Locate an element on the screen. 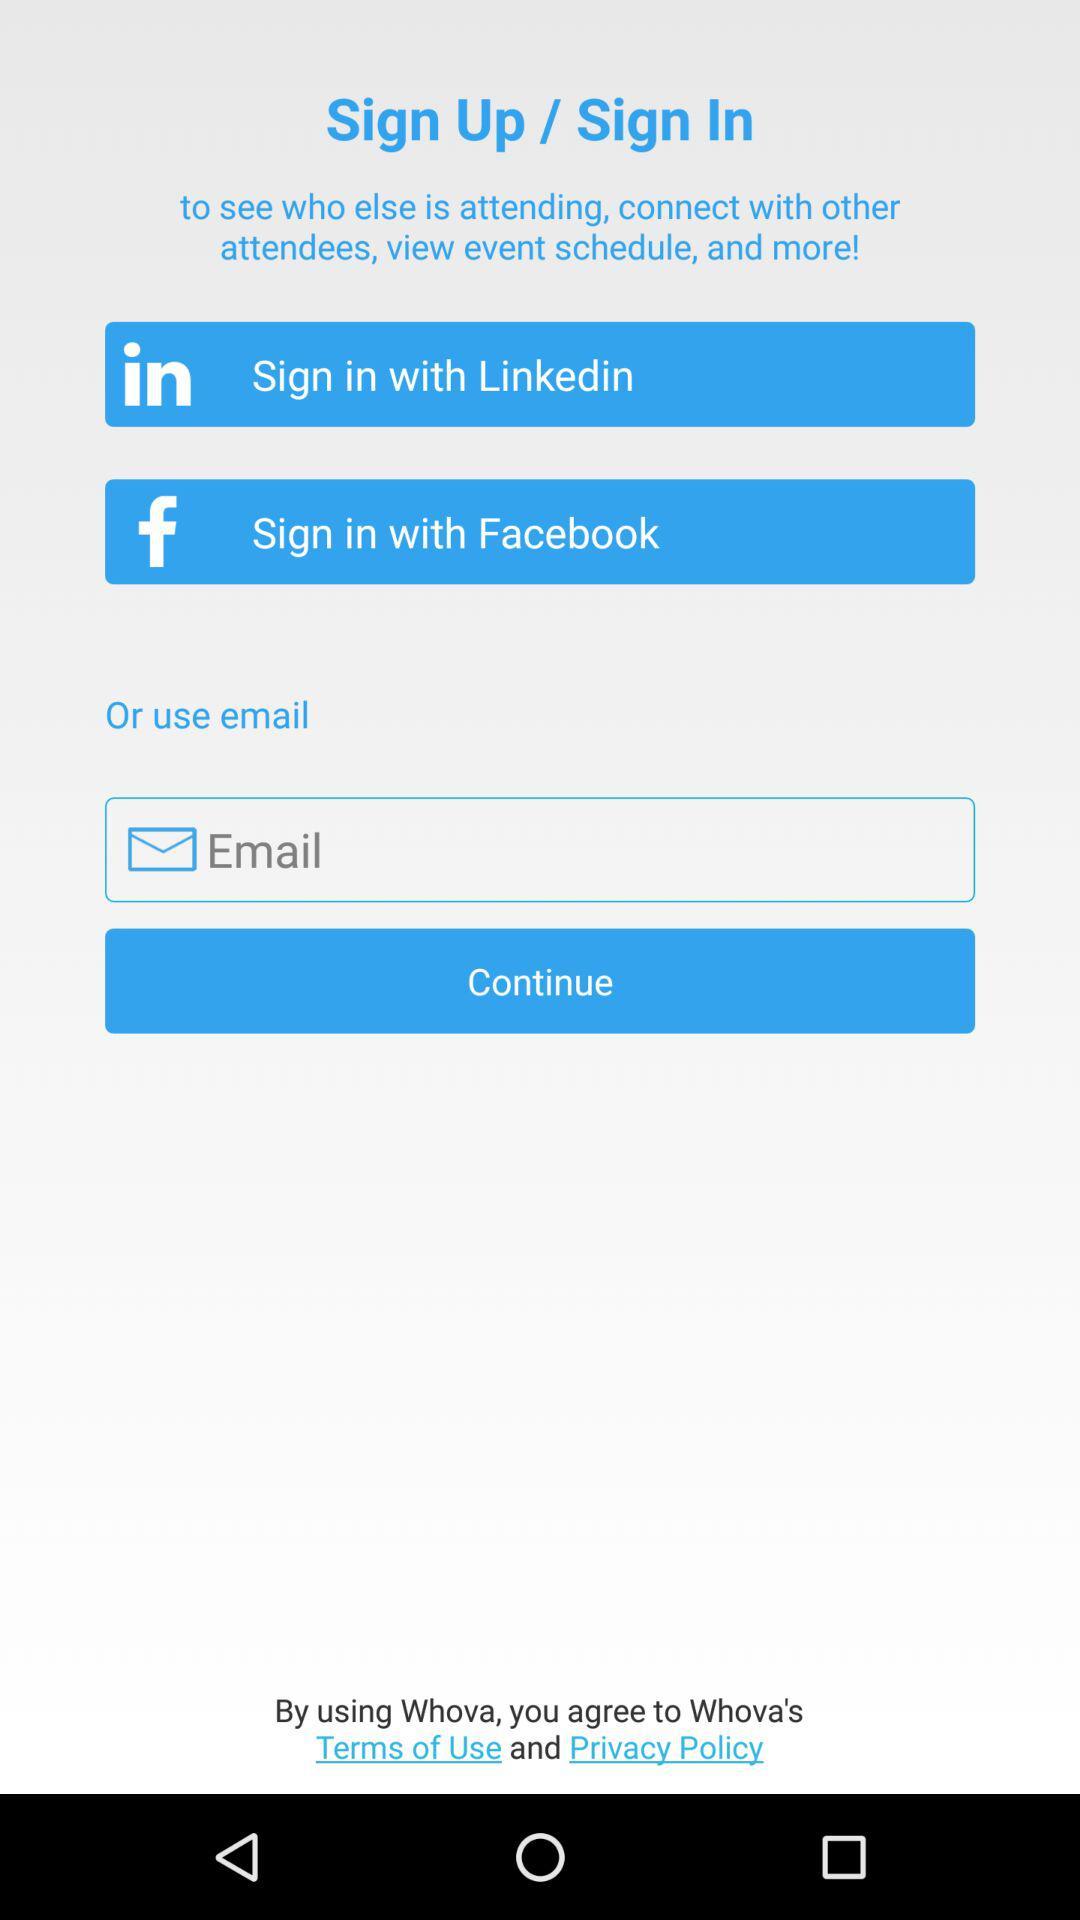 The image size is (1080, 1920). item above the by using whova is located at coordinates (540, 980).